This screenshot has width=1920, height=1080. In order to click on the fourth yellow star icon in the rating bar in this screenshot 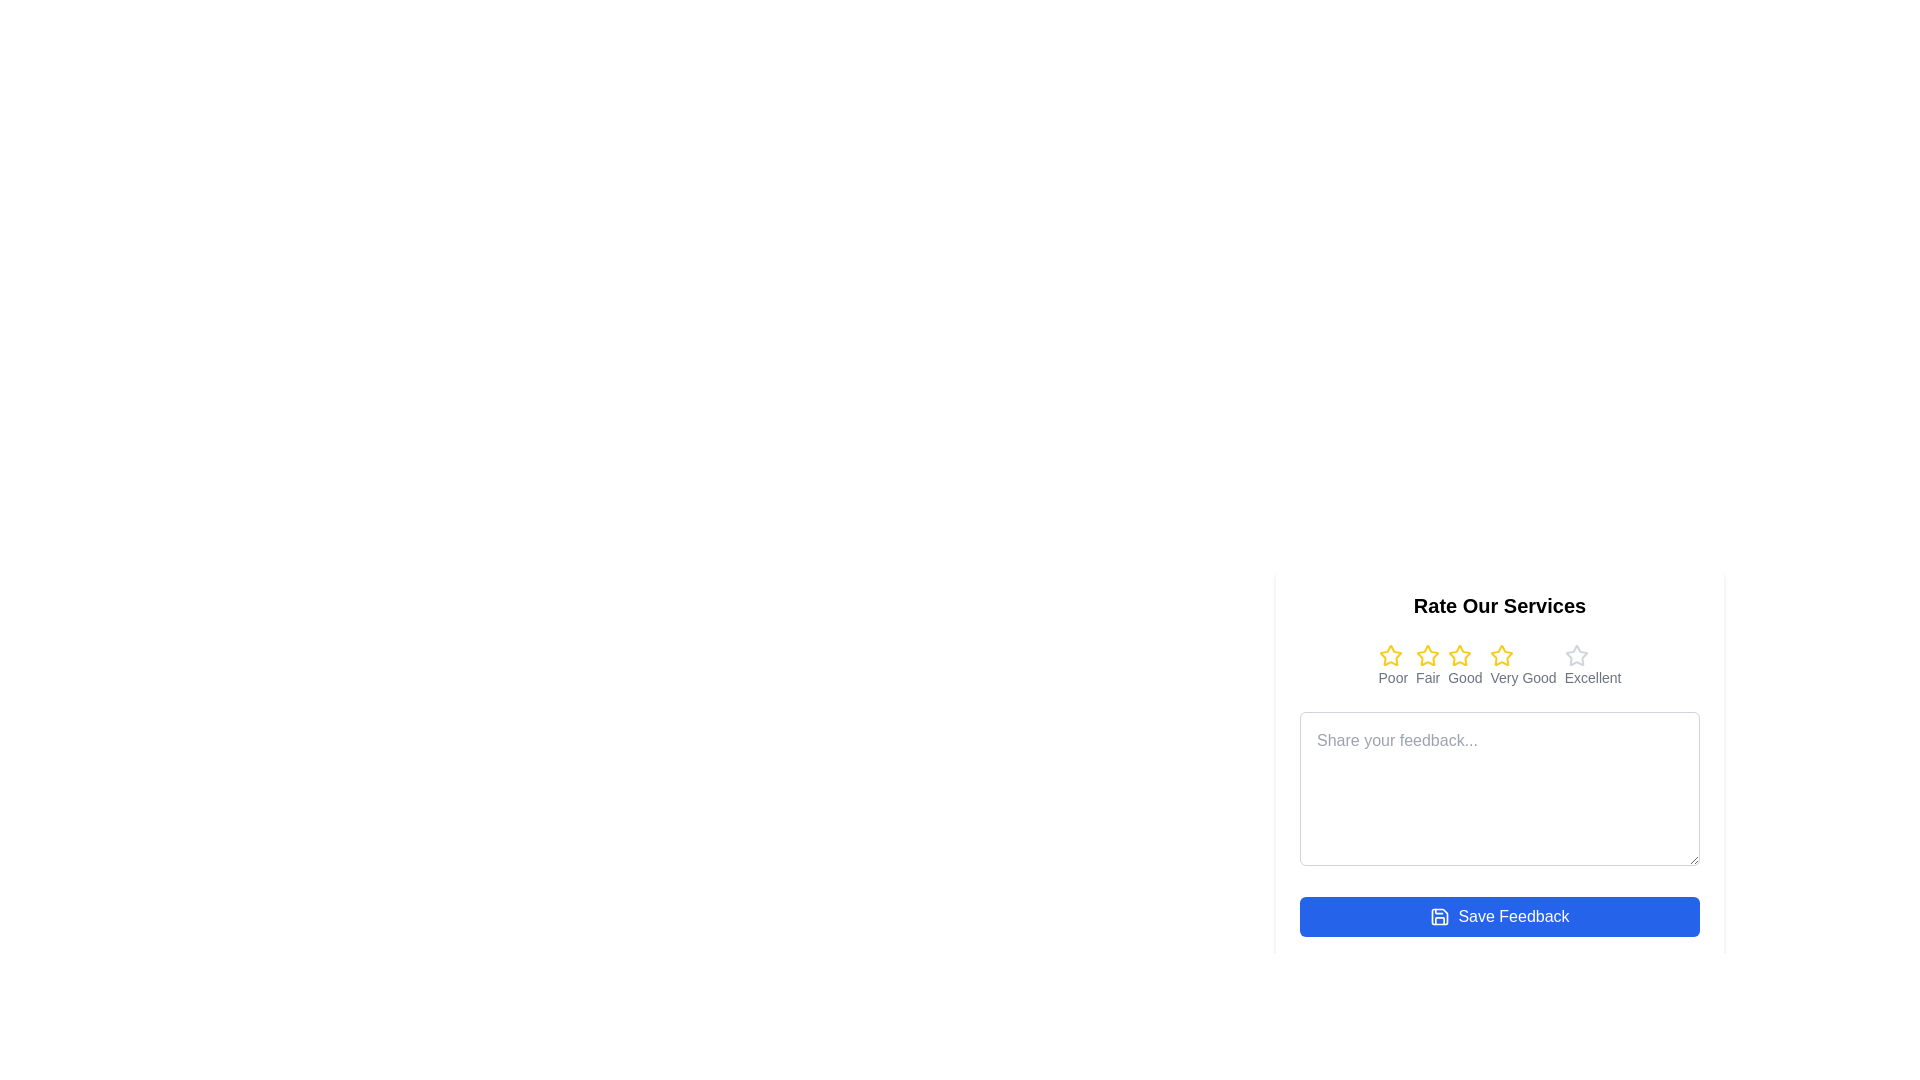, I will do `click(1502, 655)`.